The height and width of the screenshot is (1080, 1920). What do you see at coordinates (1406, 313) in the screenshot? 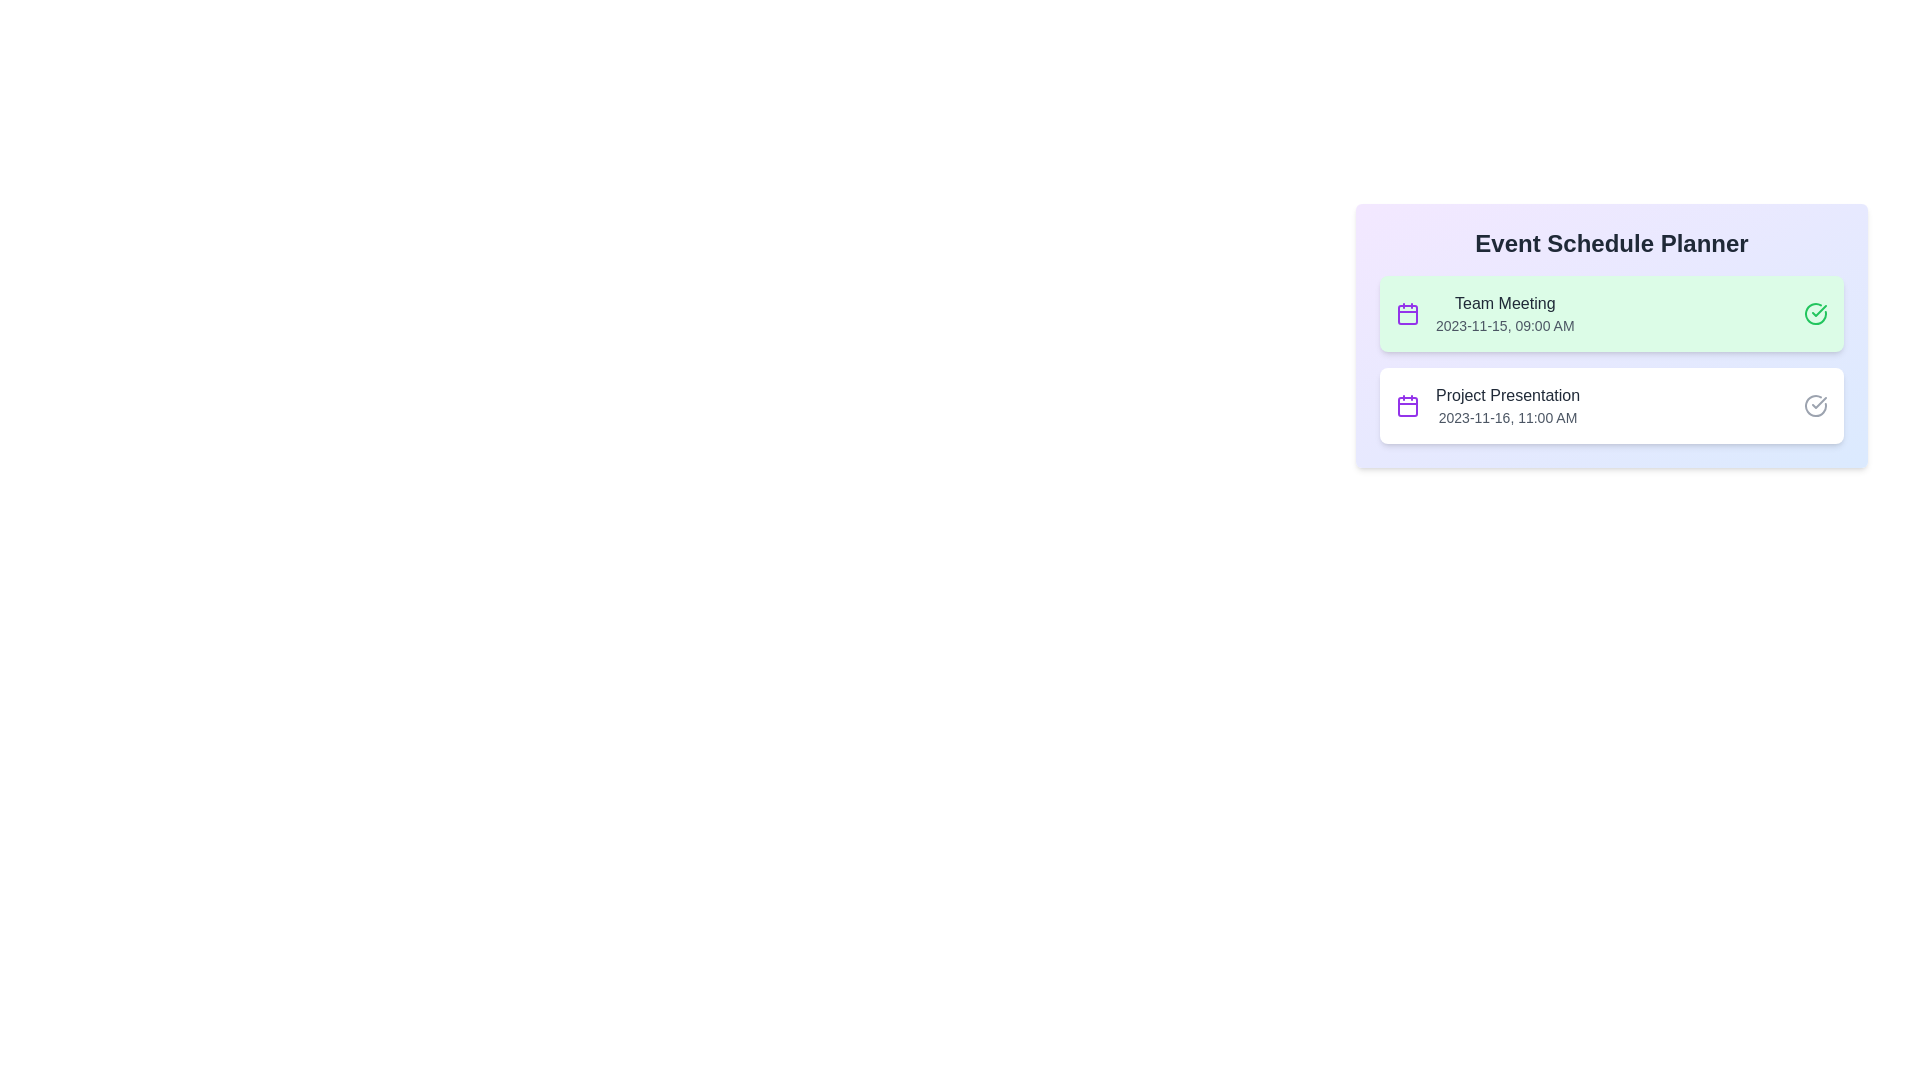
I see `the calendar icon associated with the first event` at bounding box center [1406, 313].